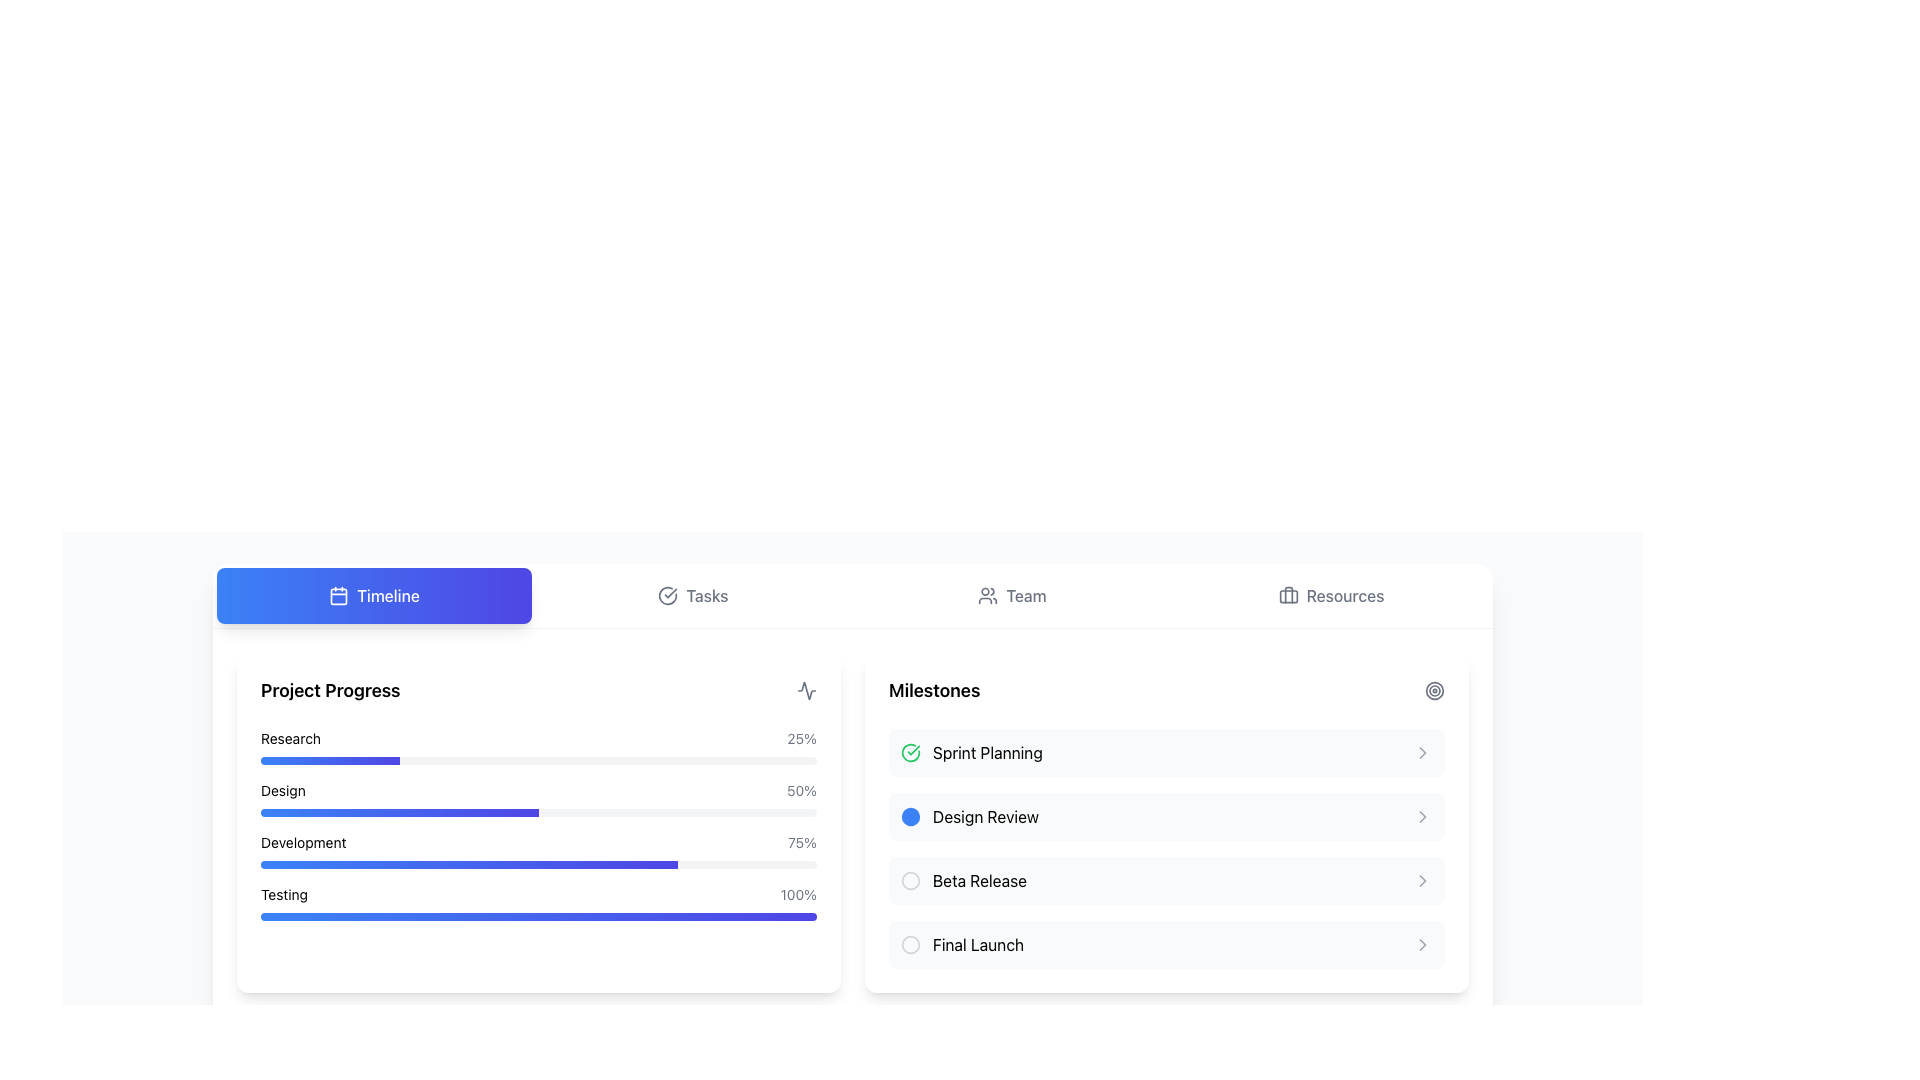 Image resolution: width=1920 pixels, height=1080 pixels. Describe the element at coordinates (806, 689) in the screenshot. I see `the icon in the 'Project Progress' section, located near the top-right corner and adjacent to the progress bar graph` at that location.